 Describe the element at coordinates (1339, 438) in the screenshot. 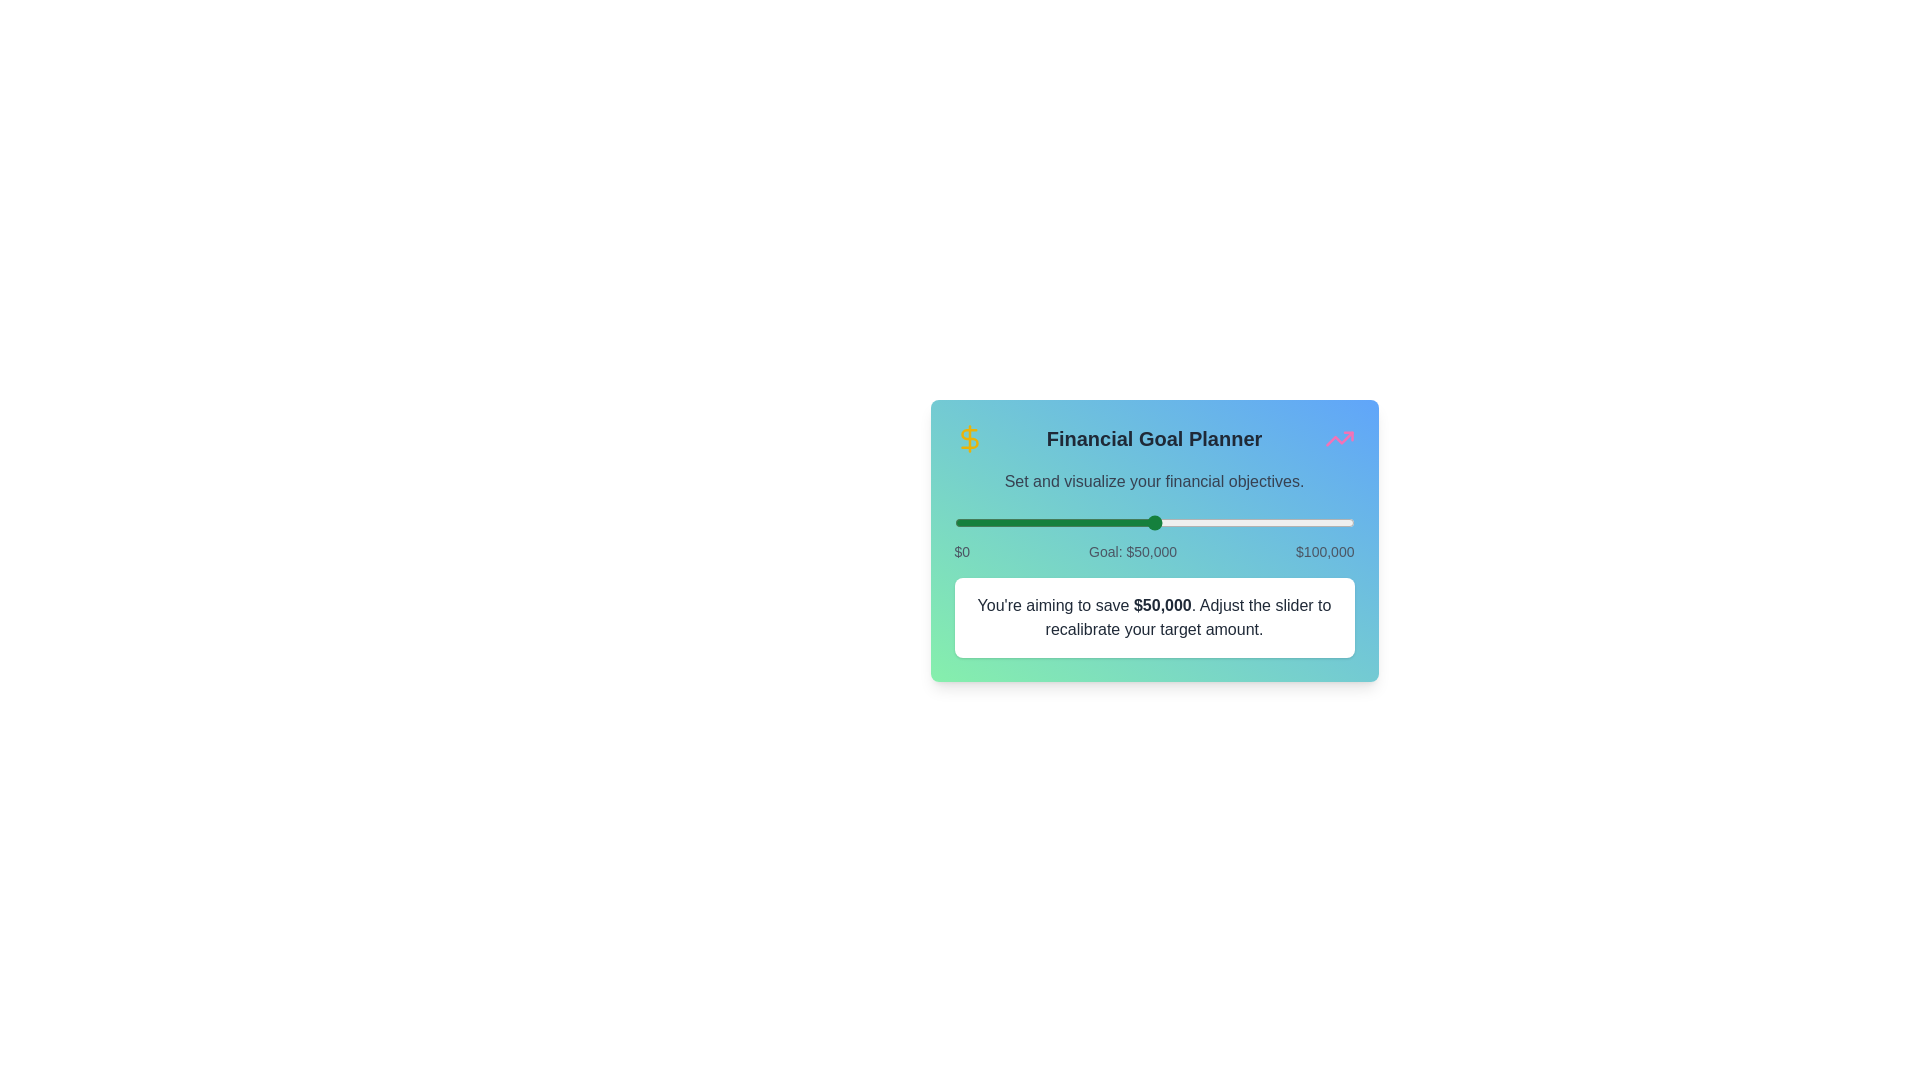

I see `the trending icon to trigger its functionality` at that location.